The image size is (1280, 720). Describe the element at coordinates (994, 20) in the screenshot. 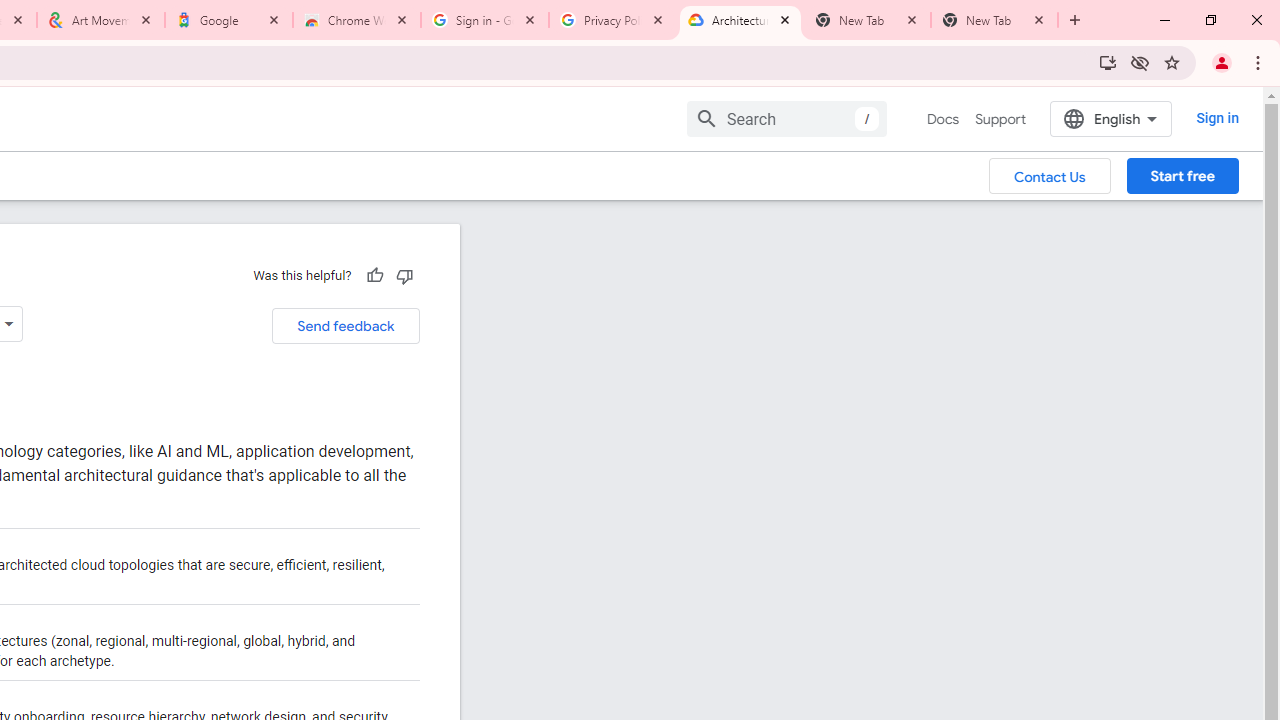

I see `'New Tab'` at that location.